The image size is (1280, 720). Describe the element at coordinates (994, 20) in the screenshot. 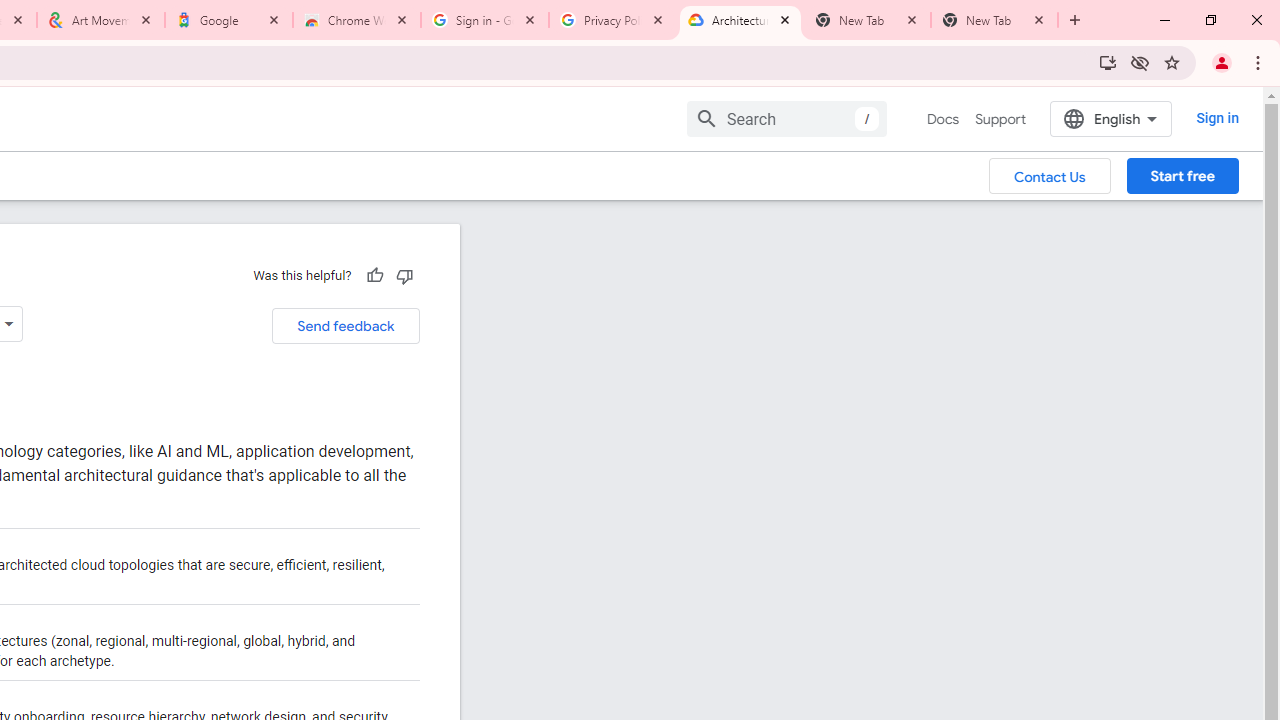

I see `'New Tab'` at that location.